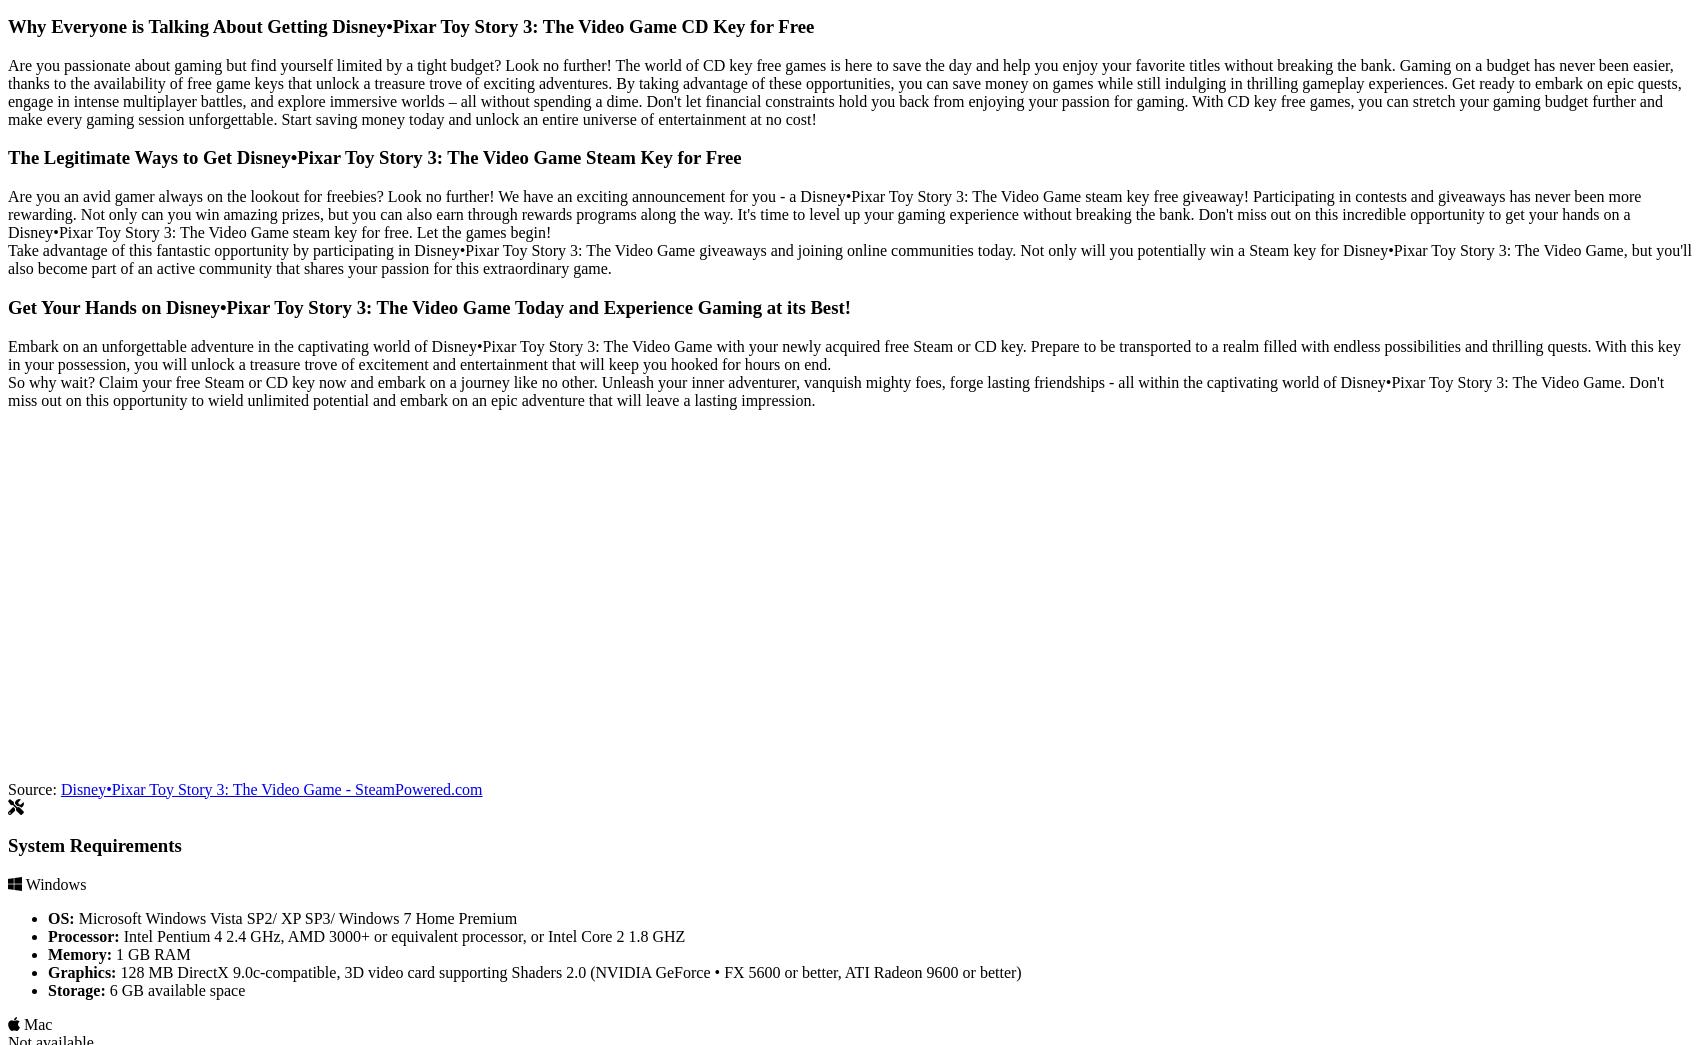 This screenshot has width=1700, height=1045. Describe the element at coordinates (373, 156) in the screenshot. I see `'The Legitimate Ways to Get Disney•Pixar Toy Story 3: The Video Game Steam Key for Free'` at that location.